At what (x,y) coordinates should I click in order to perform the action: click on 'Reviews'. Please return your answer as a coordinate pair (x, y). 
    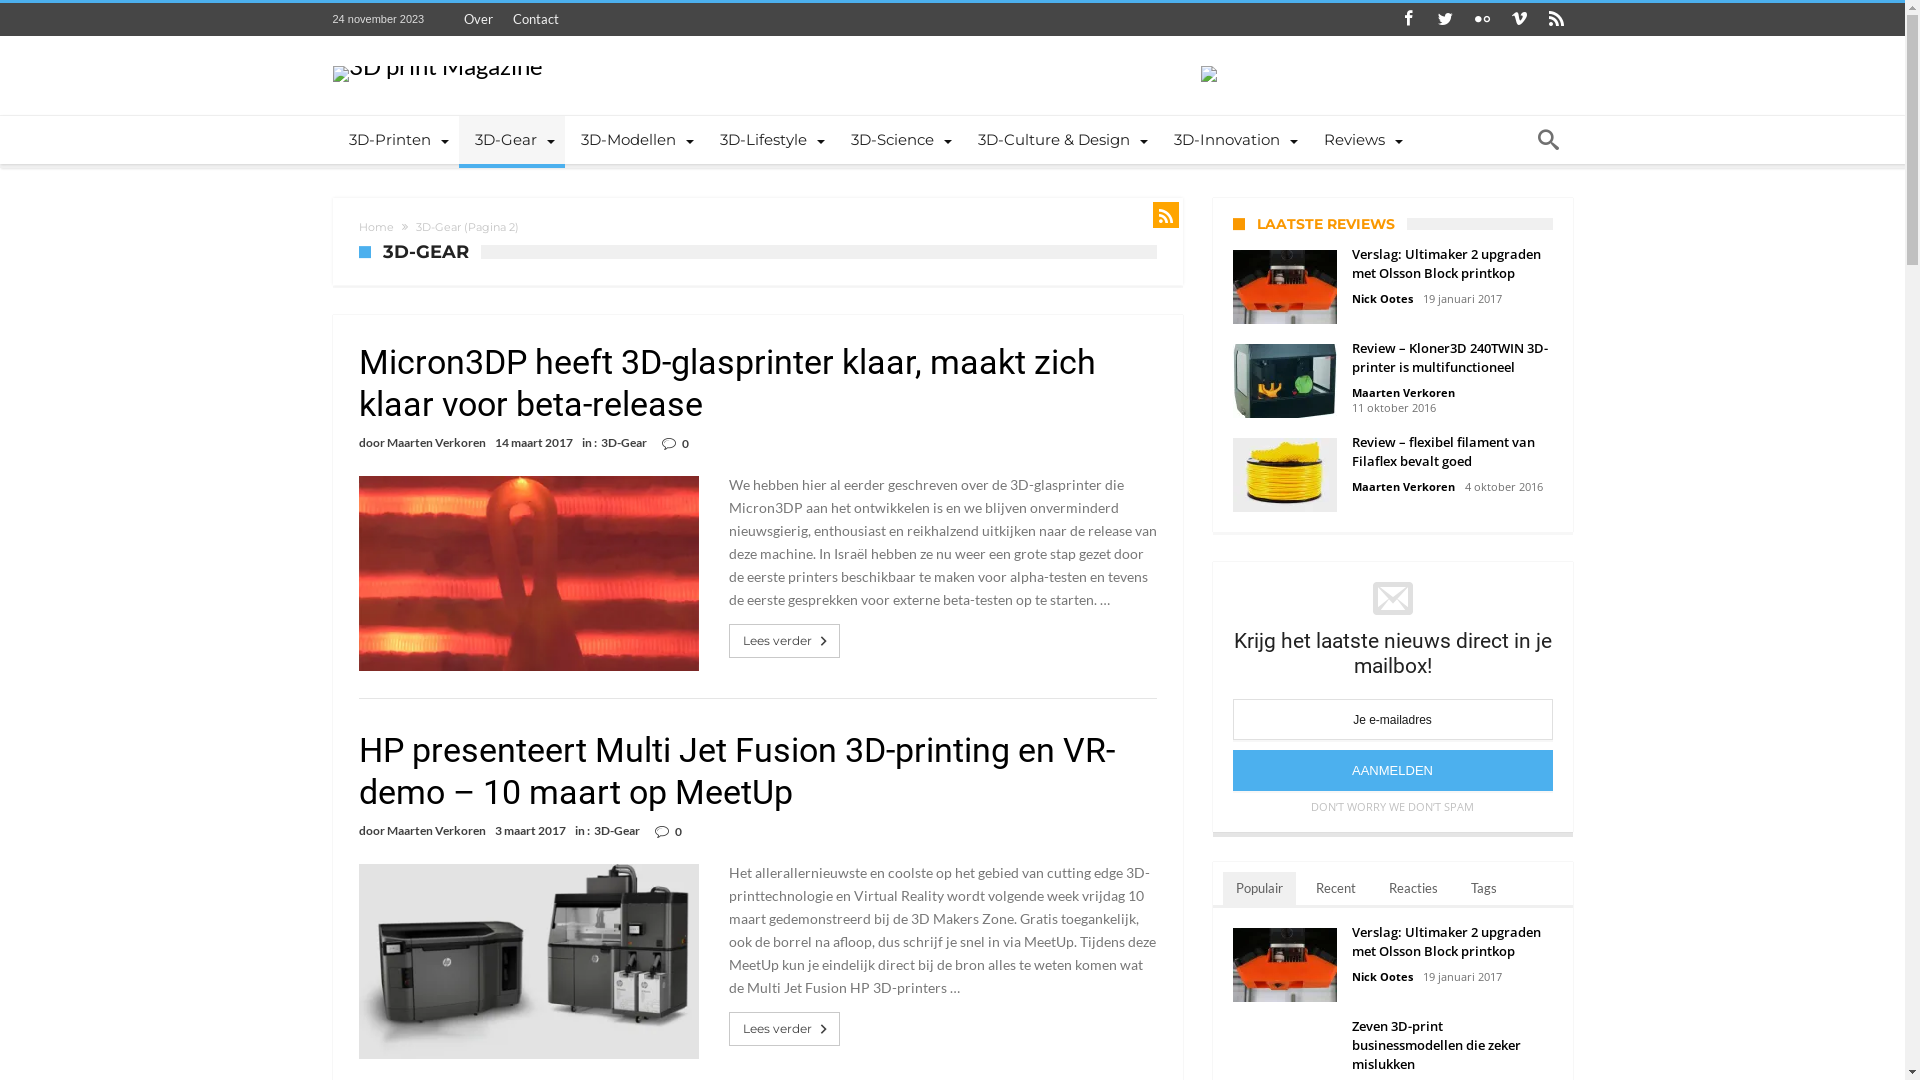
    Looking at the image, I should click on (1360, 138).